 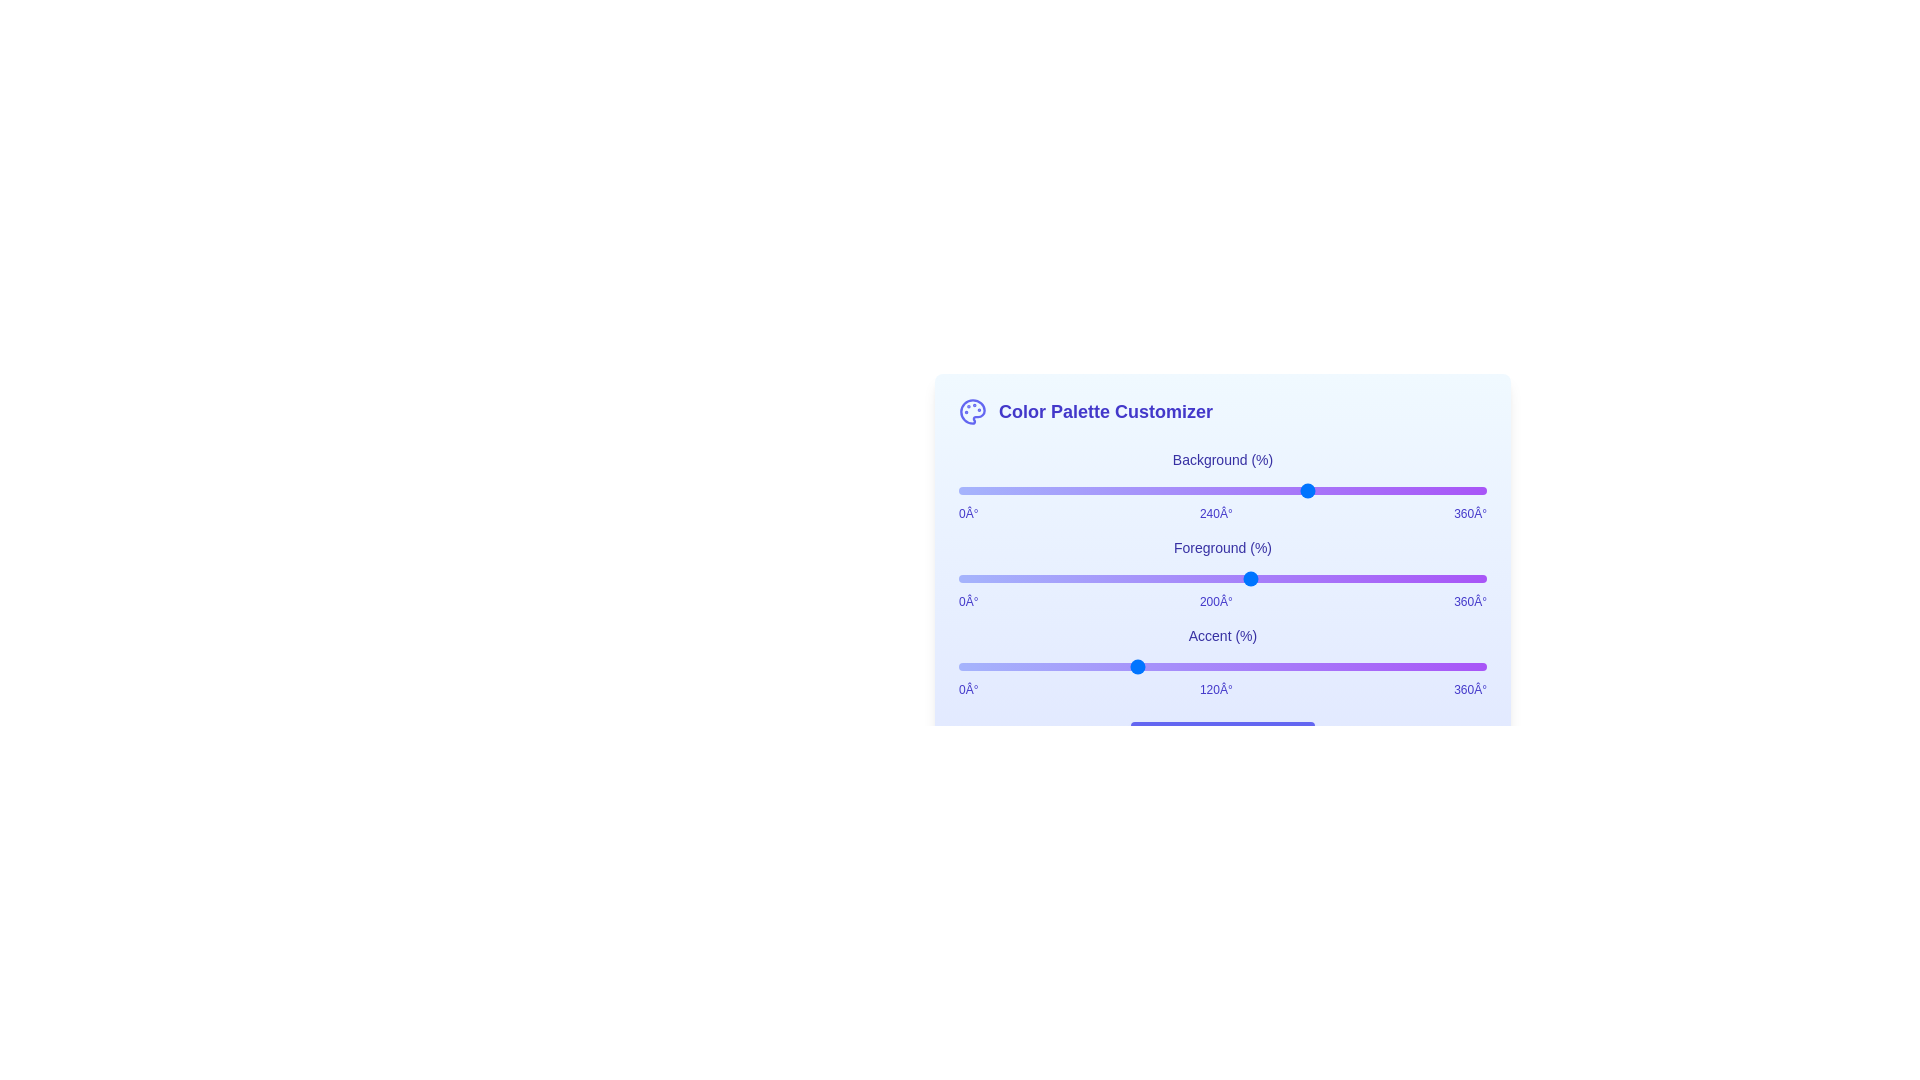 I want to click on the Accent slider to set its hue to 65 degrees, so click(x=1053, y=667).